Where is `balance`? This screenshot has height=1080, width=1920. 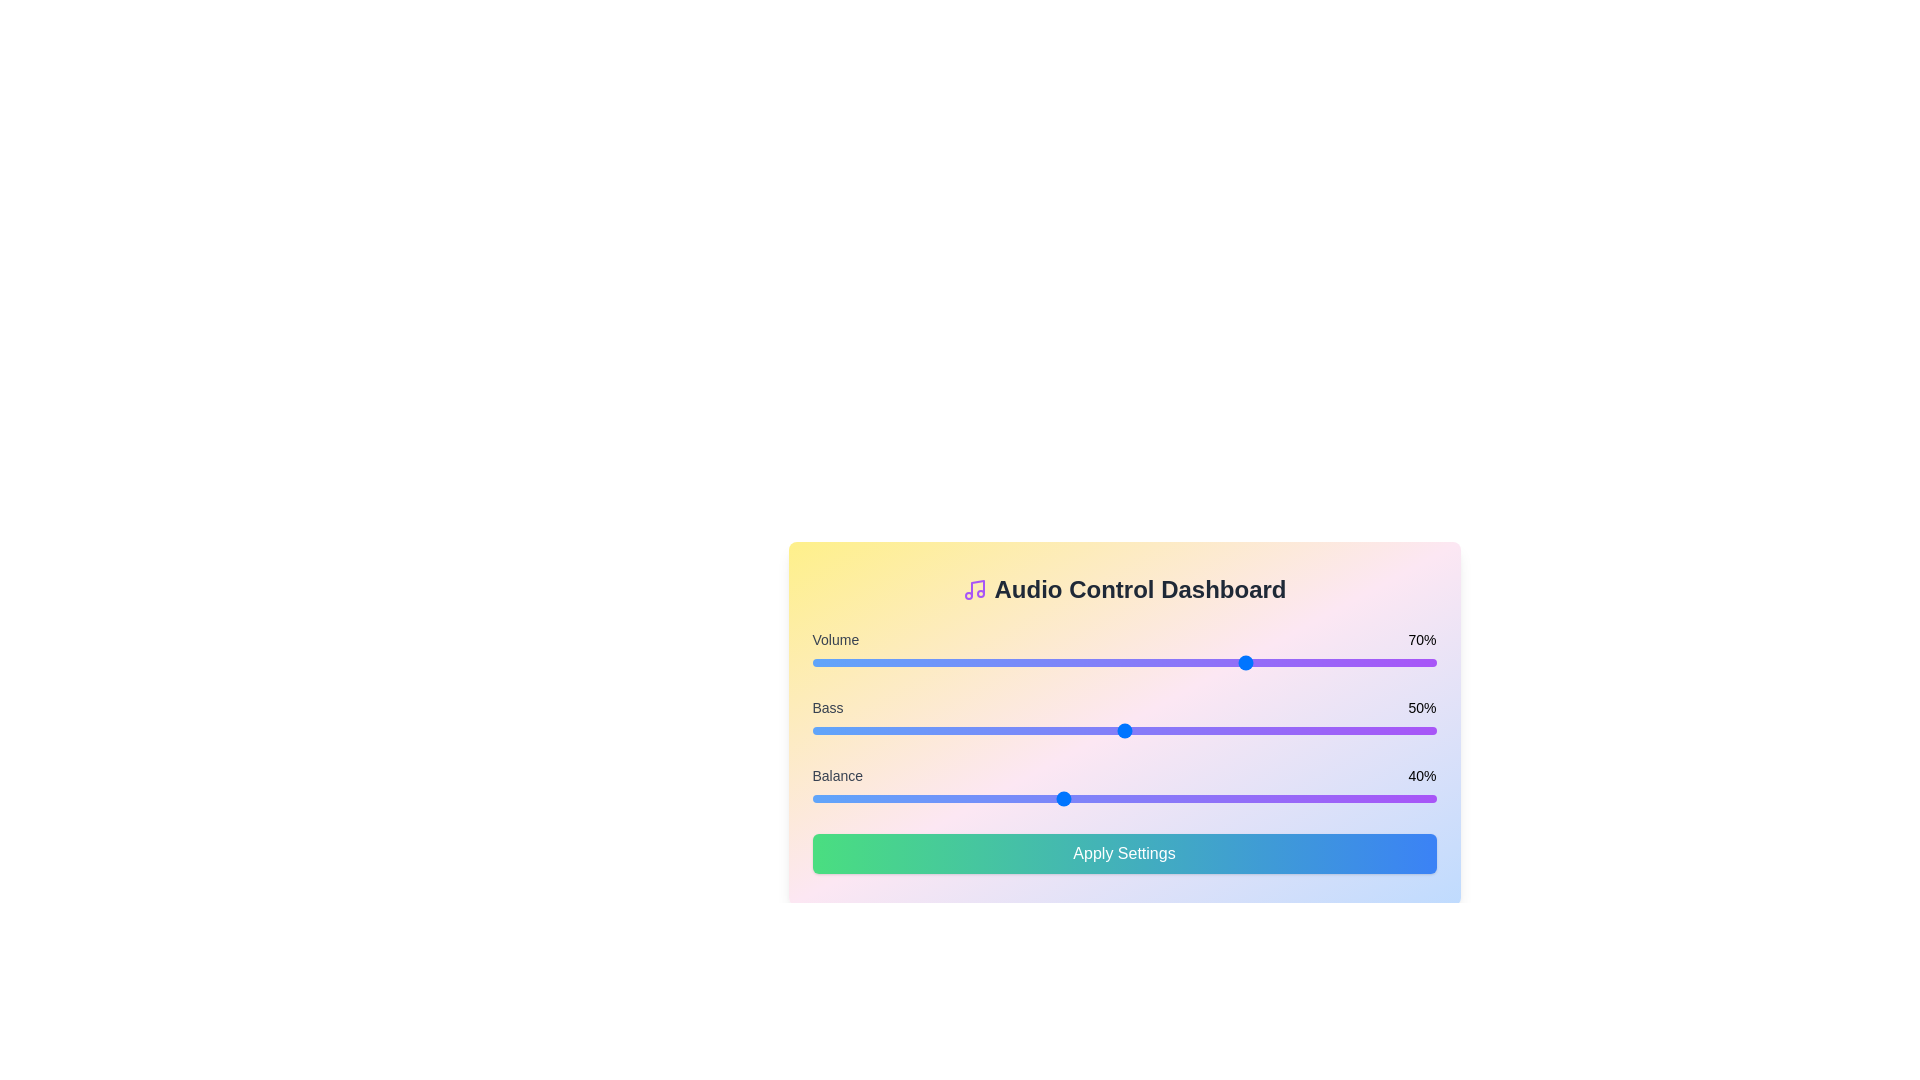
balance is located at coordinates (825, 797).